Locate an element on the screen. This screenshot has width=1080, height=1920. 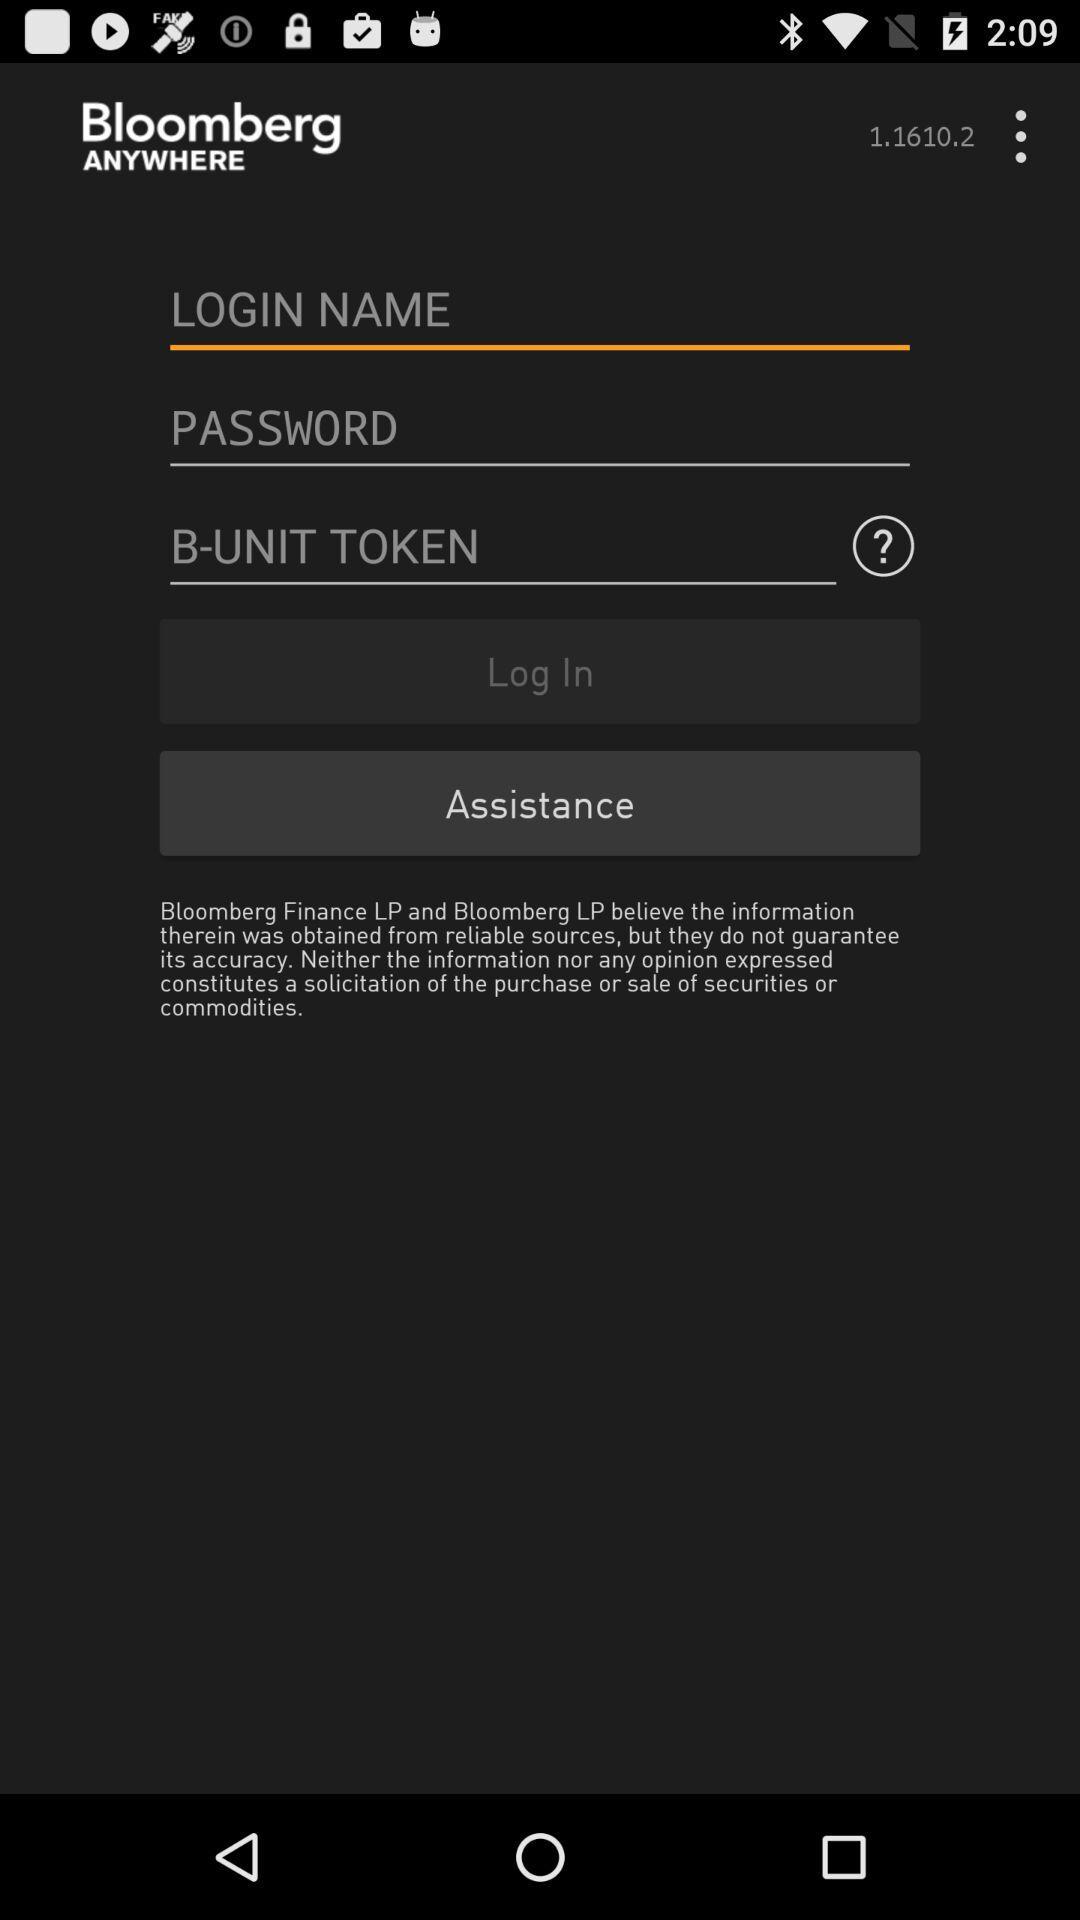
icon above the assistance item is located at coordinates (540, 671).